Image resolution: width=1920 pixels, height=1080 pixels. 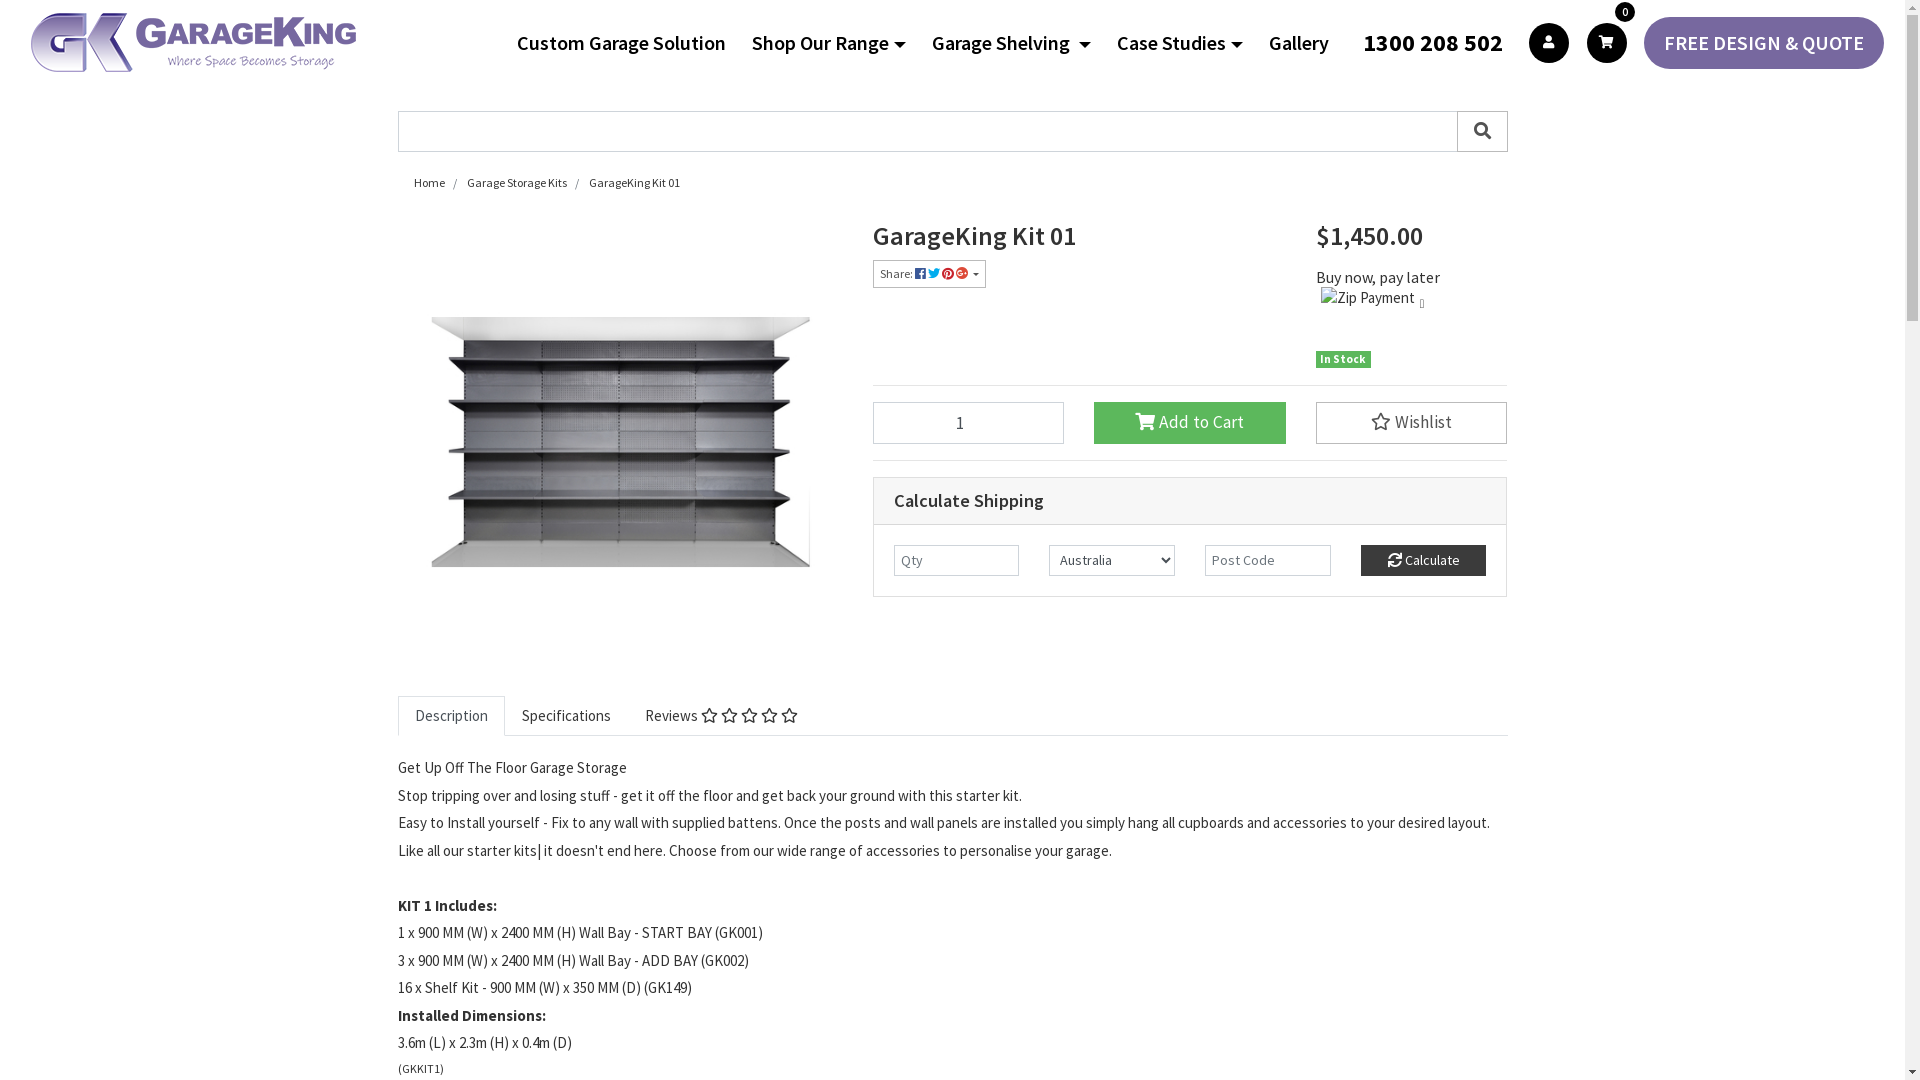 I want to click on 'GarageKing Pty Ltd', so click(x=193, y=42).